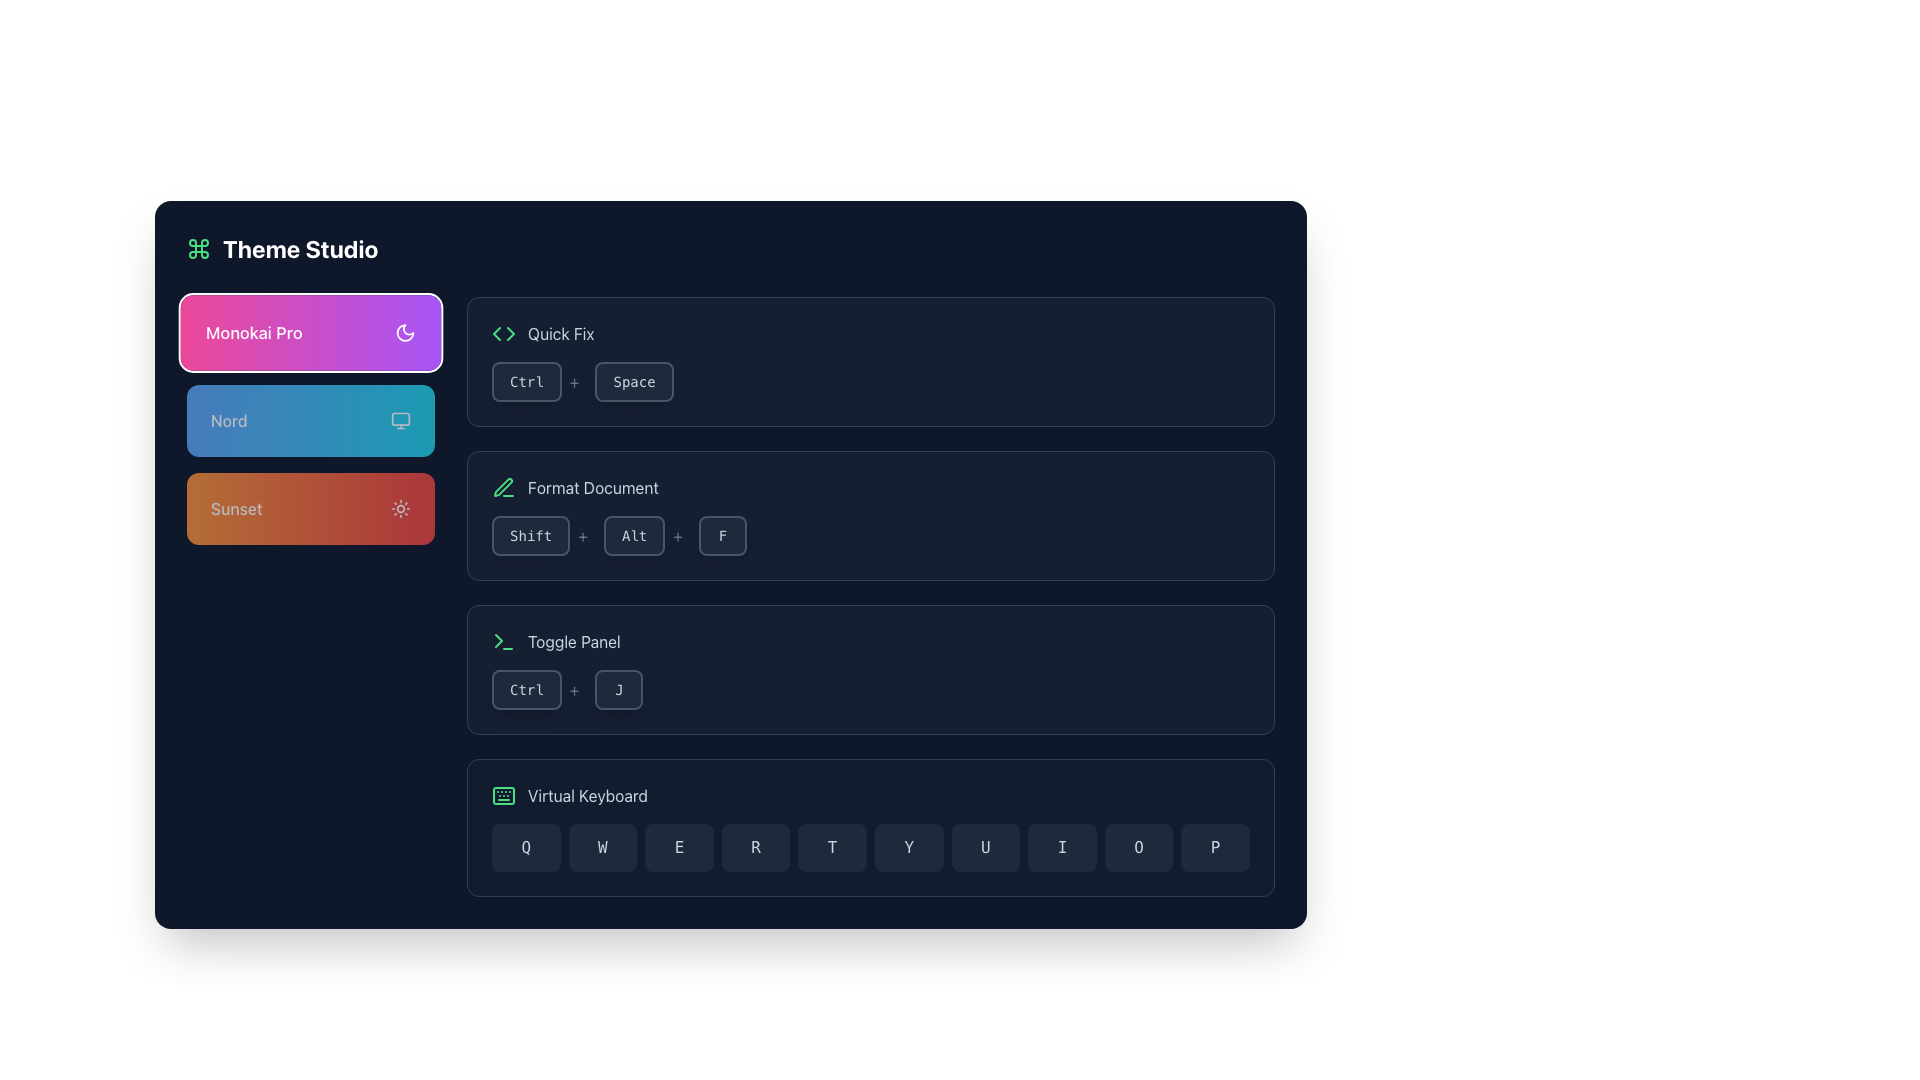 This screenshot has width=1920, height=1080. I want to click on the icon in the top-left menu under the 'Monokai Pro' theme selection, so click(503, 487).